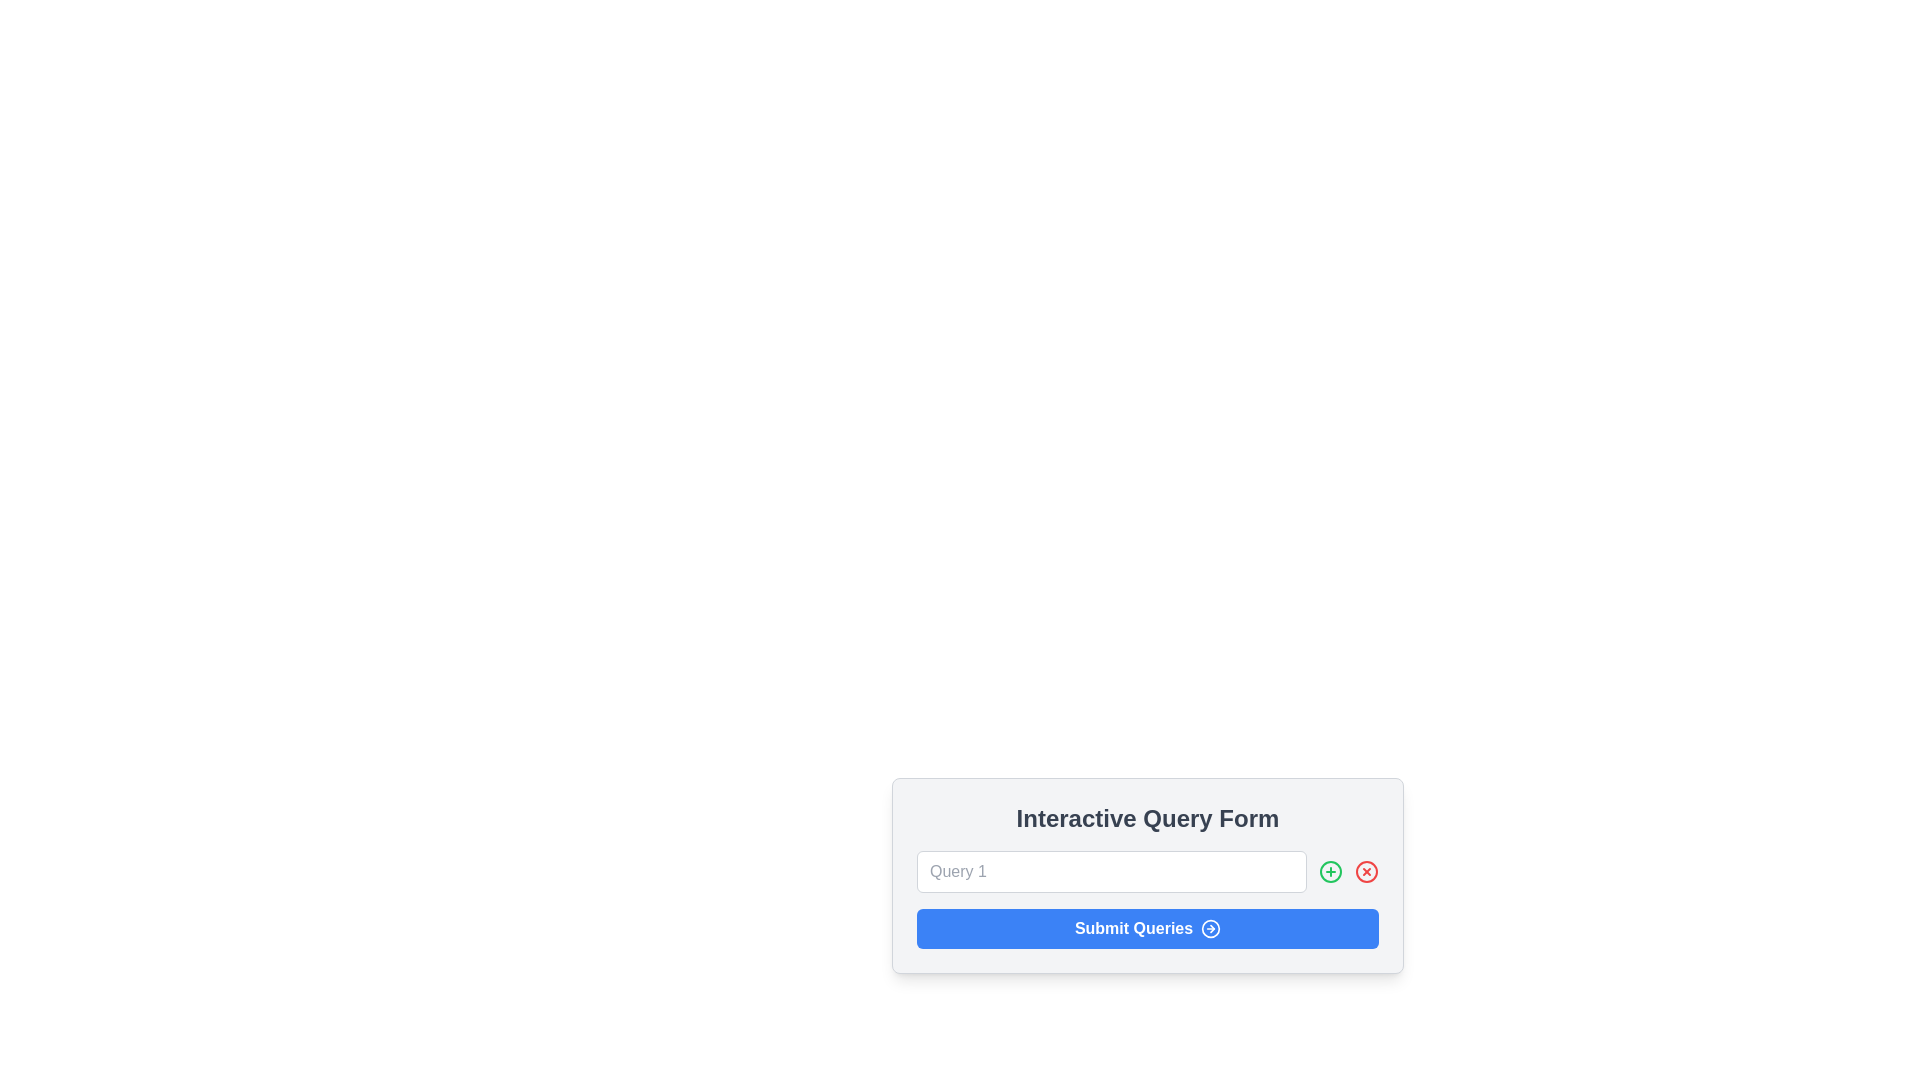 The width and height of the screenshot is (1920, 1080). Describe the element at coordinates (1210, 929) in the screenshot. I see `accessibility features of the icon located at the bottom right section of the 'Submit Queries' button, which symbolizes the action of submitting queries` at that location.